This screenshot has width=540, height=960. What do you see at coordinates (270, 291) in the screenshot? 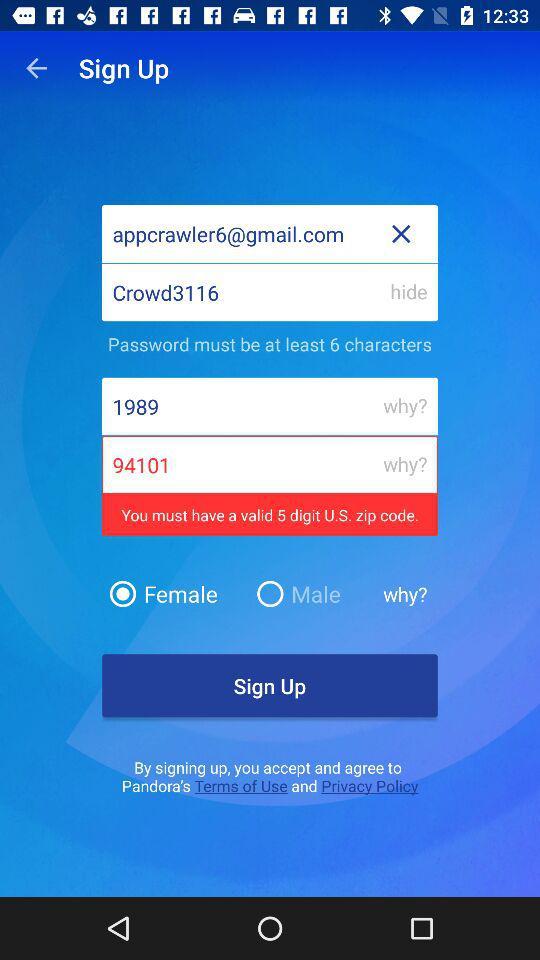
I see `the option which says crowd3116` at bounding box center [270, 291].